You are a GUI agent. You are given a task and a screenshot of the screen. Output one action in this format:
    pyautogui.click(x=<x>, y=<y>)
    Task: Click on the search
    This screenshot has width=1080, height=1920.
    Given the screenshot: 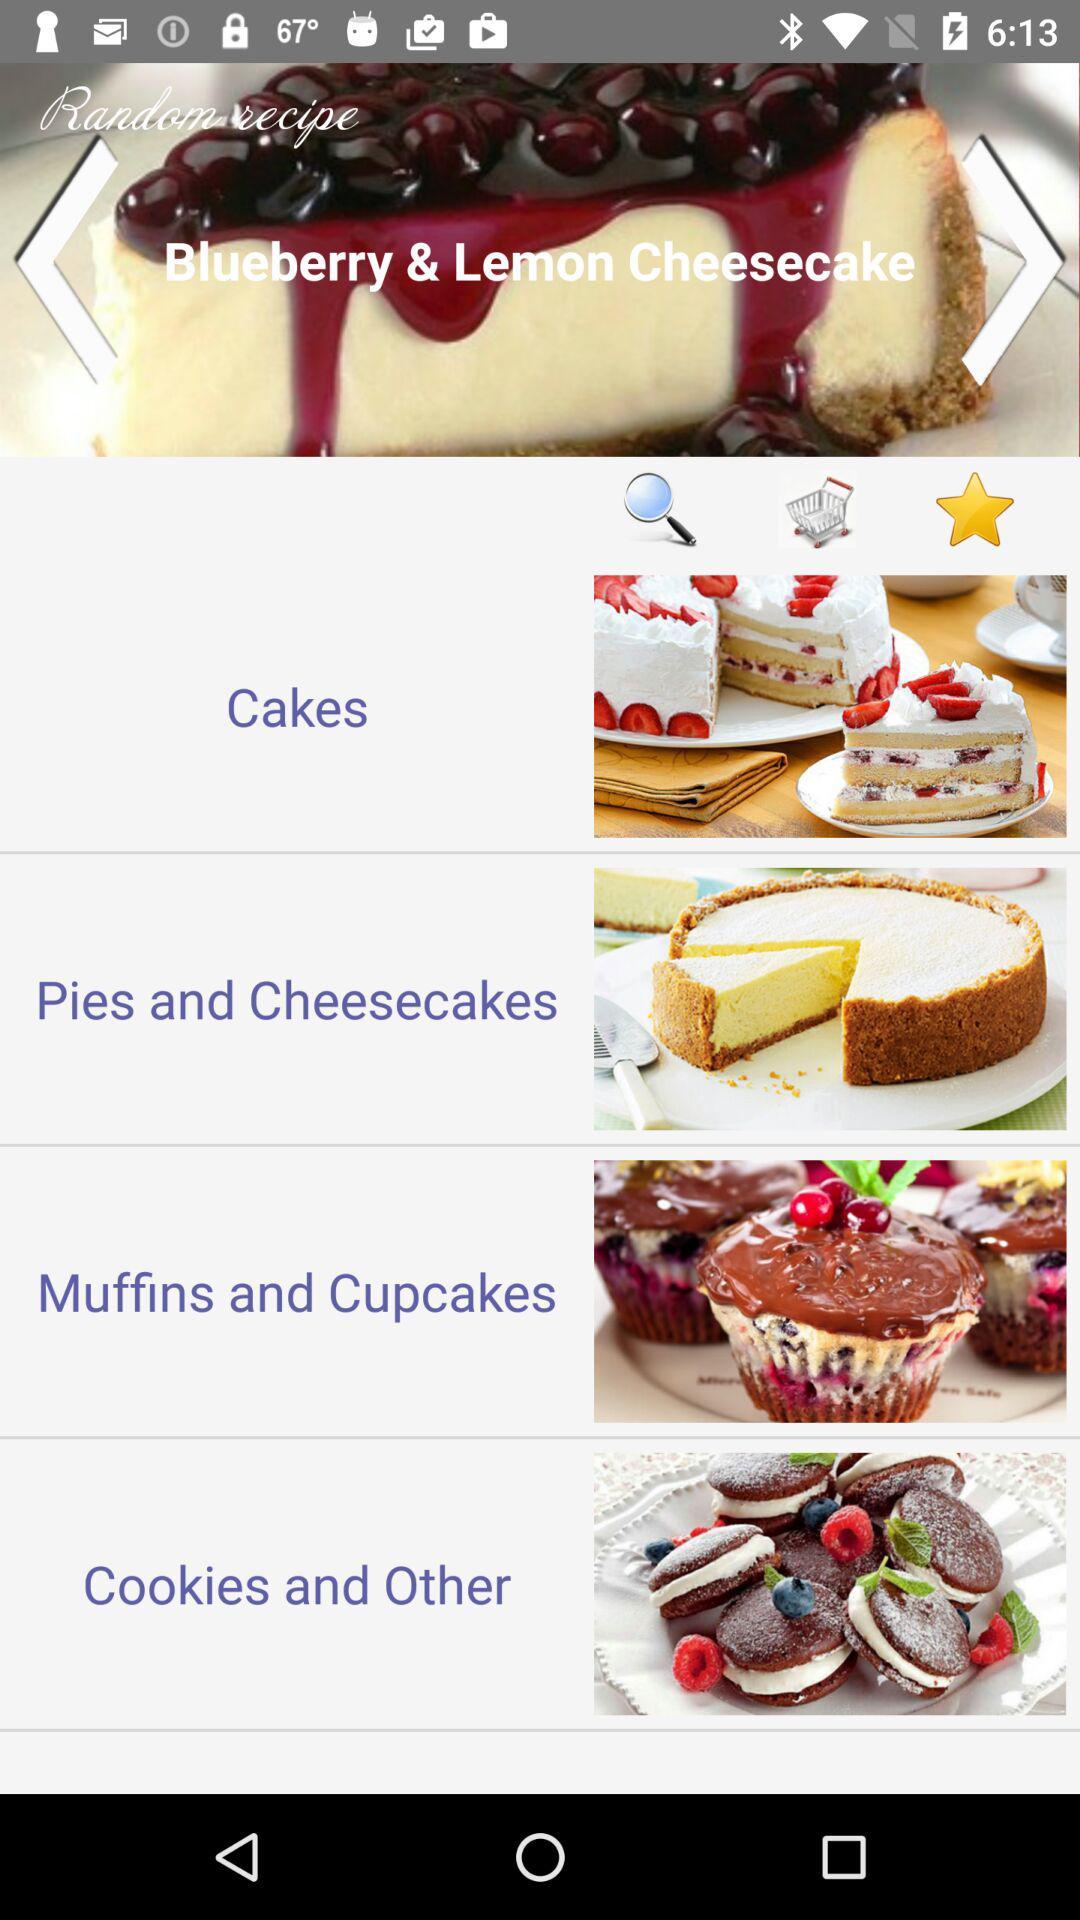 What is the action you would take?
    pyautogui.click(x=659, y=509)
    